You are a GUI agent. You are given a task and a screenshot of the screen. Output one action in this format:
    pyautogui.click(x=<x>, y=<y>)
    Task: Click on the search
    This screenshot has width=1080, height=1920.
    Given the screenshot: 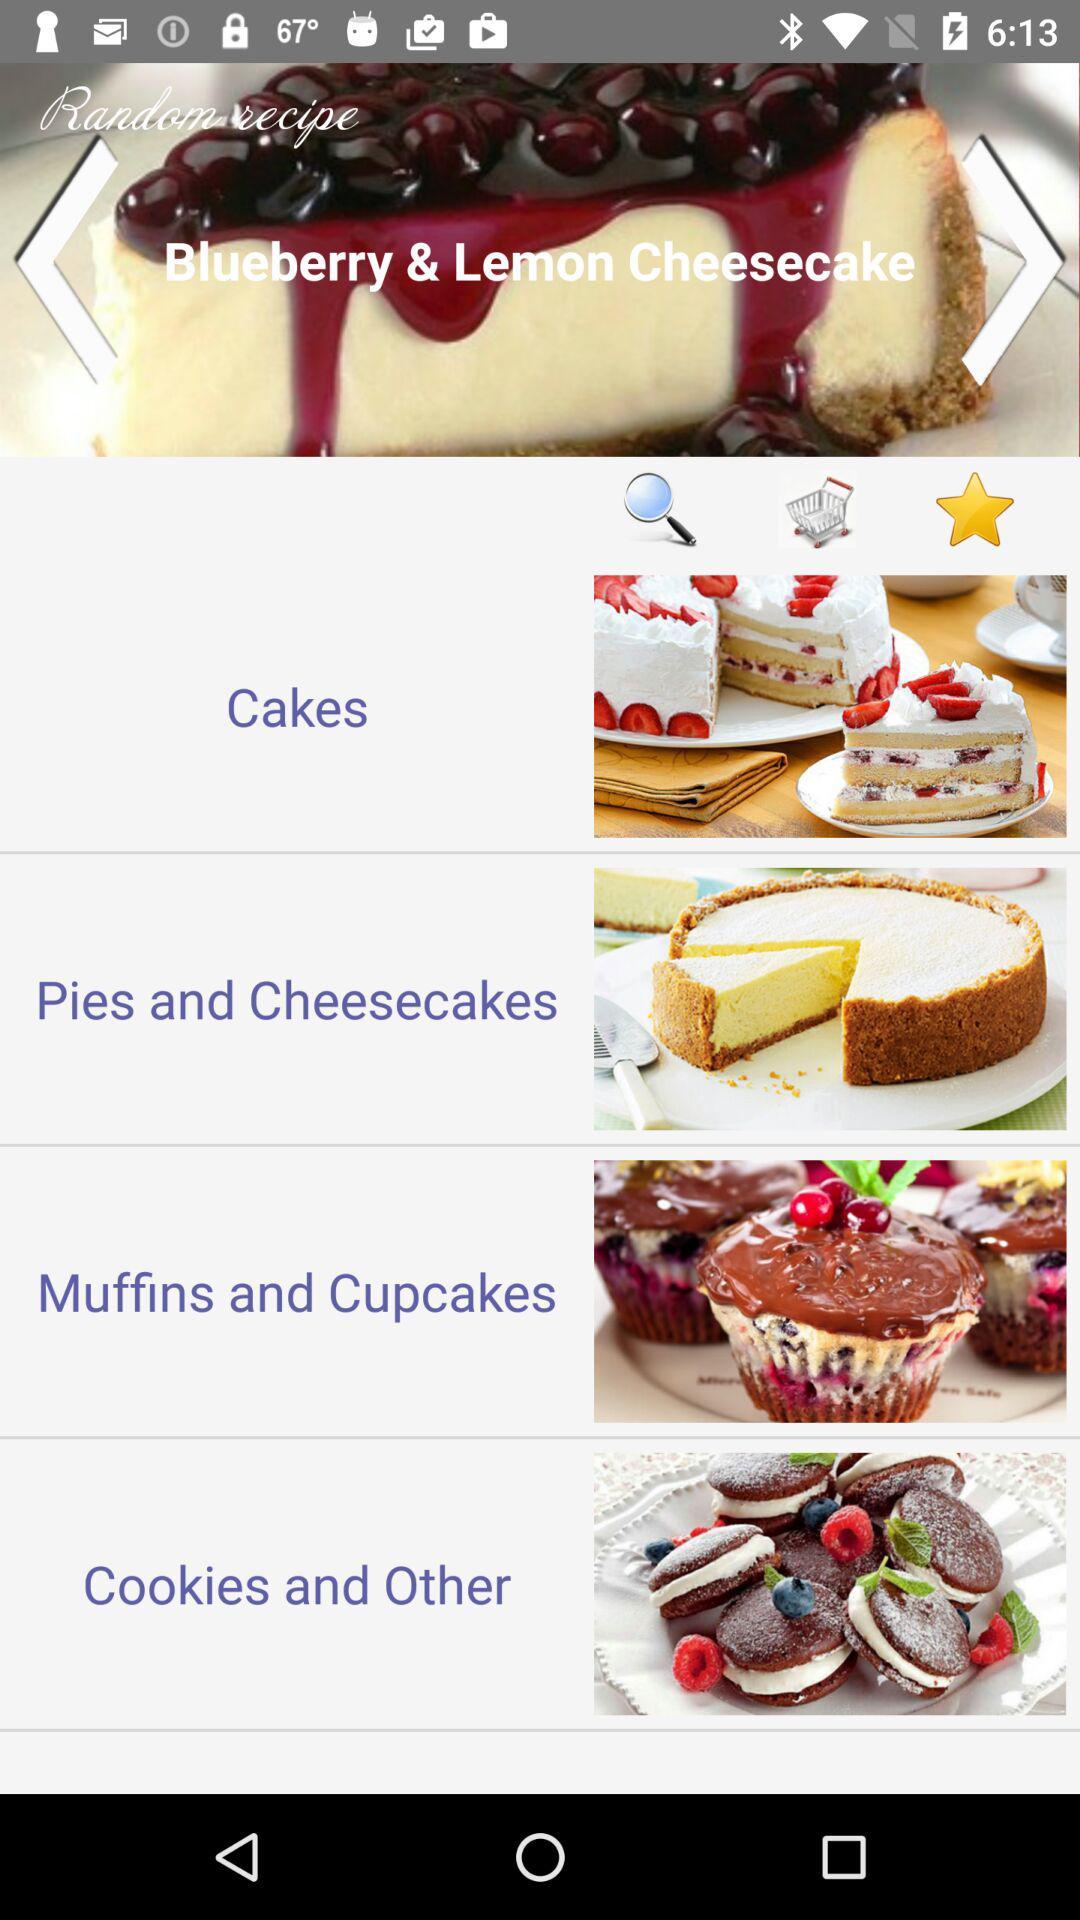 What is the action you would take?
    pyautogui.click(x=659, y=509)
    